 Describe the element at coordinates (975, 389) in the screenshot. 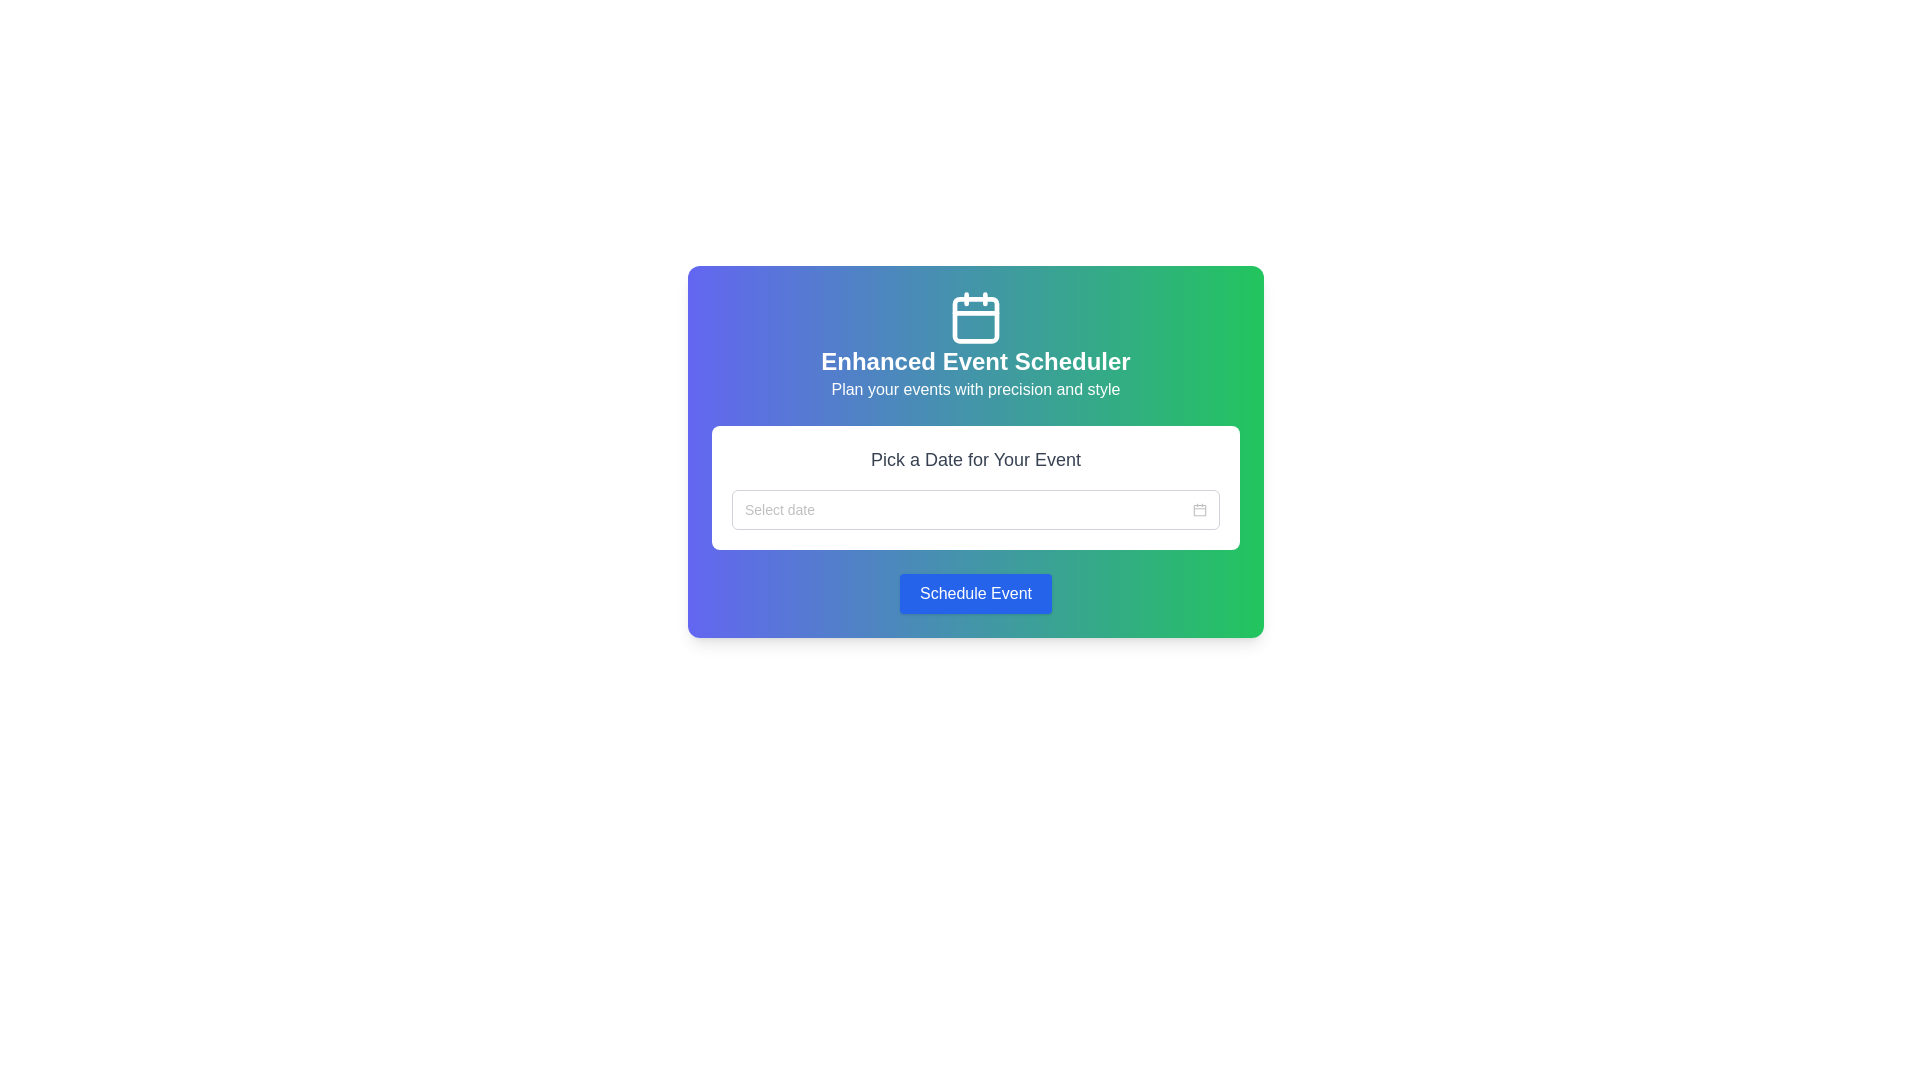

I see `the descriptive subtitle text located directly below the header text 'Enhanced Event Scheduler', which serves as a tagline for the scheduler` at that location.